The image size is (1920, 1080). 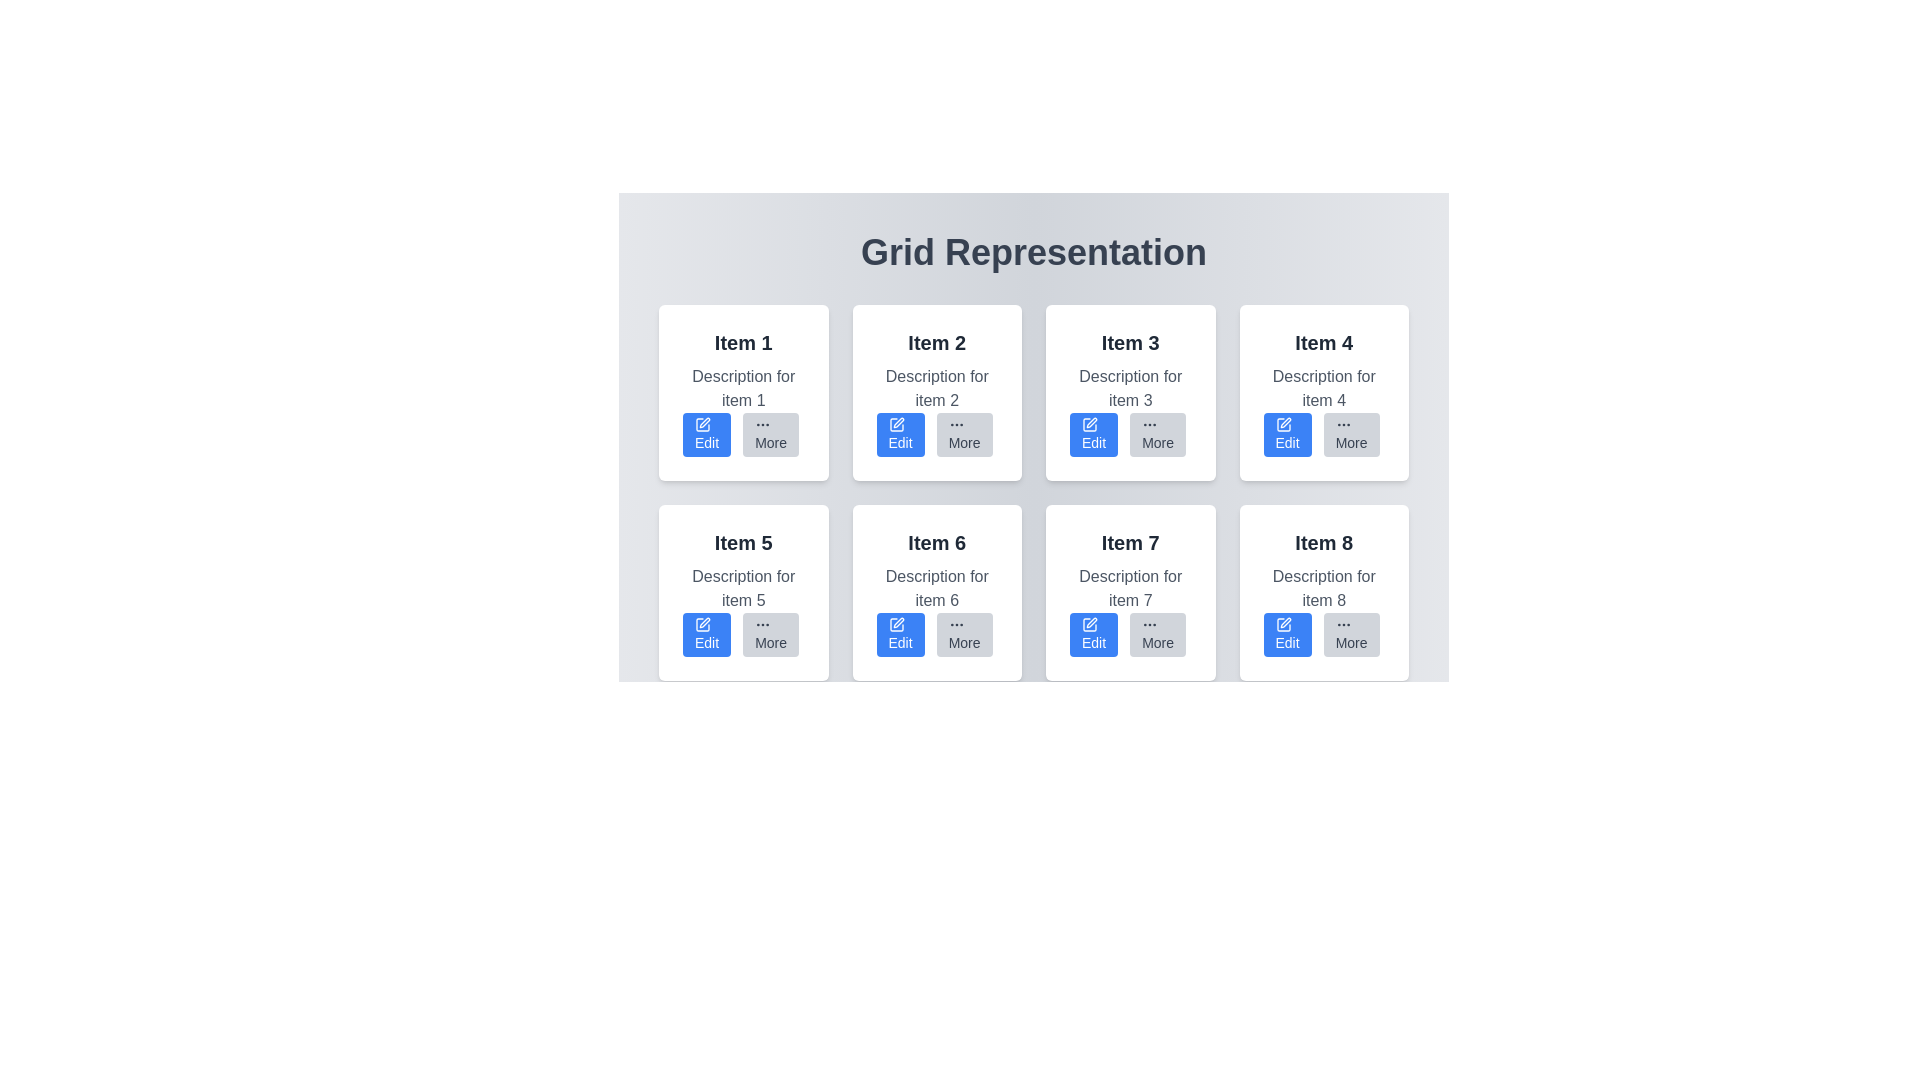 What do you see at coordinates (1324, 592) in the screenshot?
I see `the 'More' button of the Card element located in the second row and fourth column of the grid layout` at bounding box center [1324, 592].